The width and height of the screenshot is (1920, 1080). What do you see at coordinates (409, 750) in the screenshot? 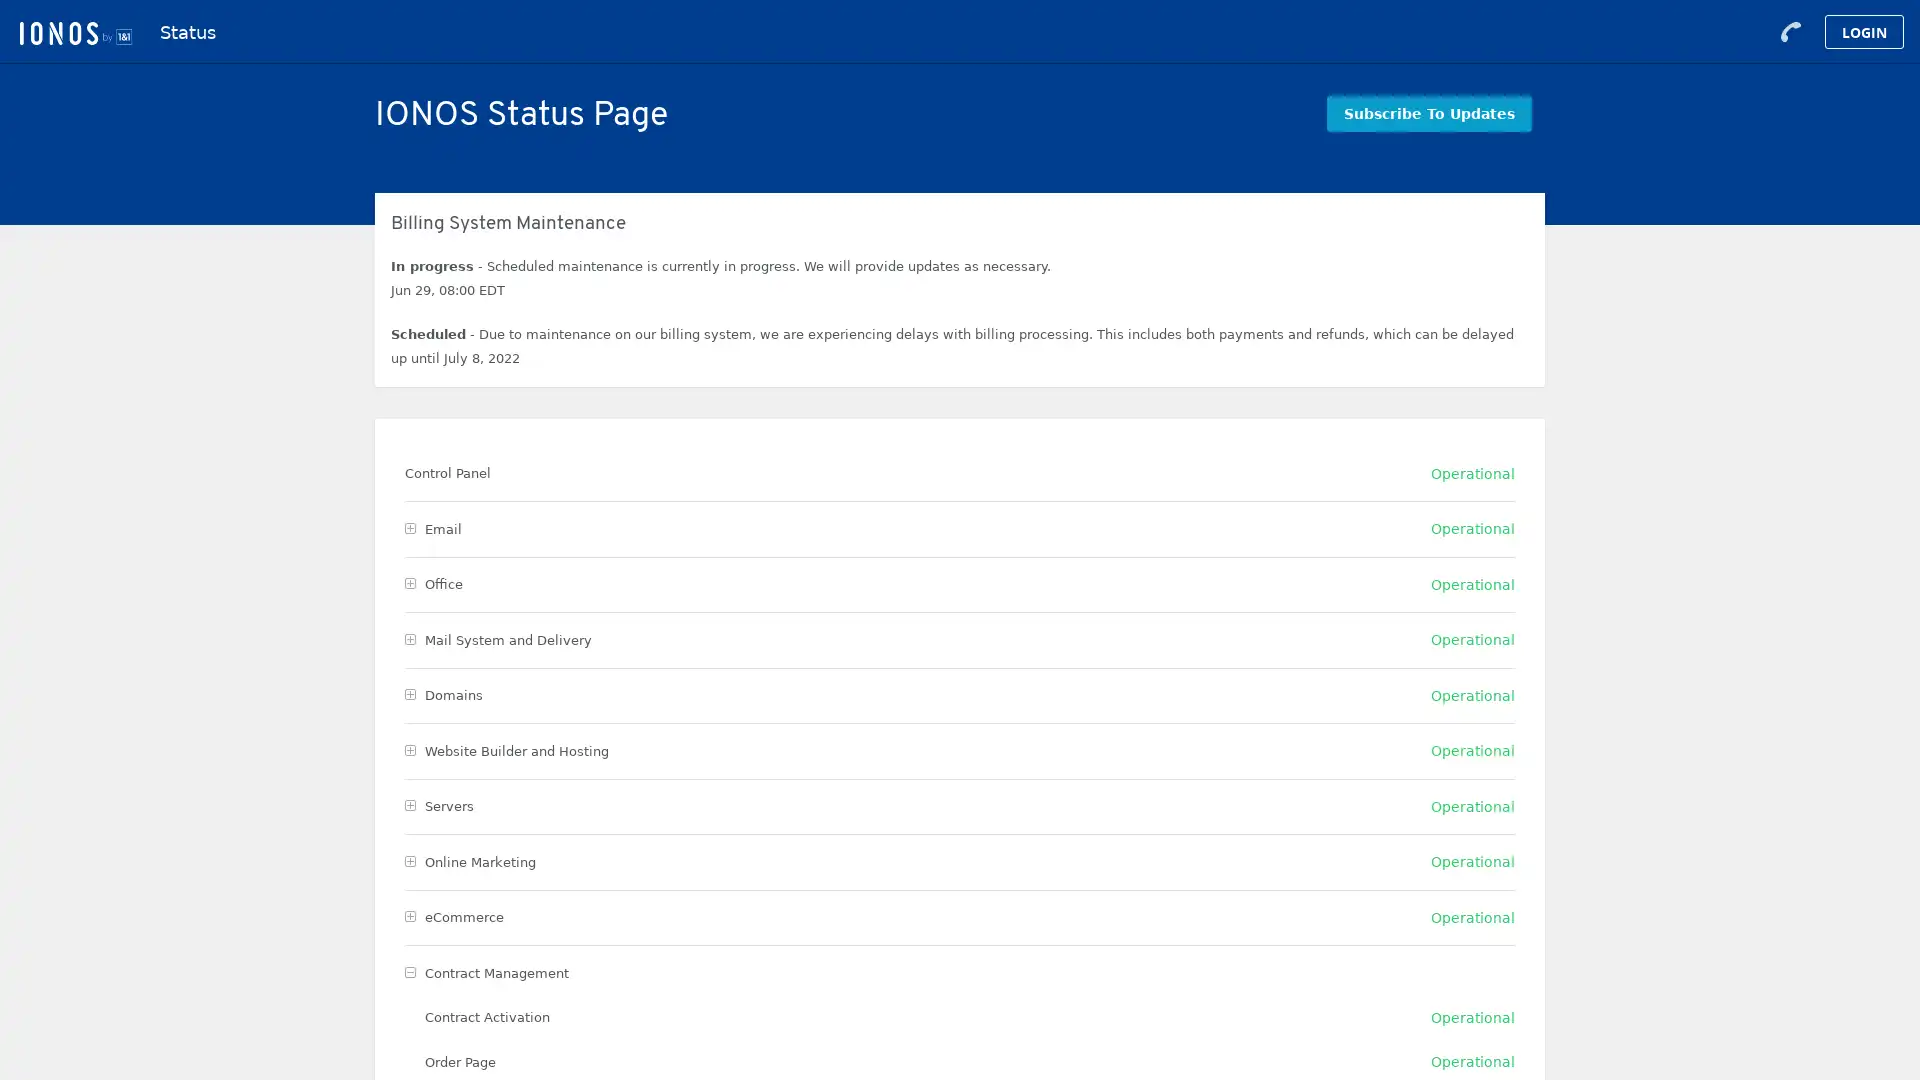
I see `Toggle Website Builder and Hosting` at bounding box center [409, 750].